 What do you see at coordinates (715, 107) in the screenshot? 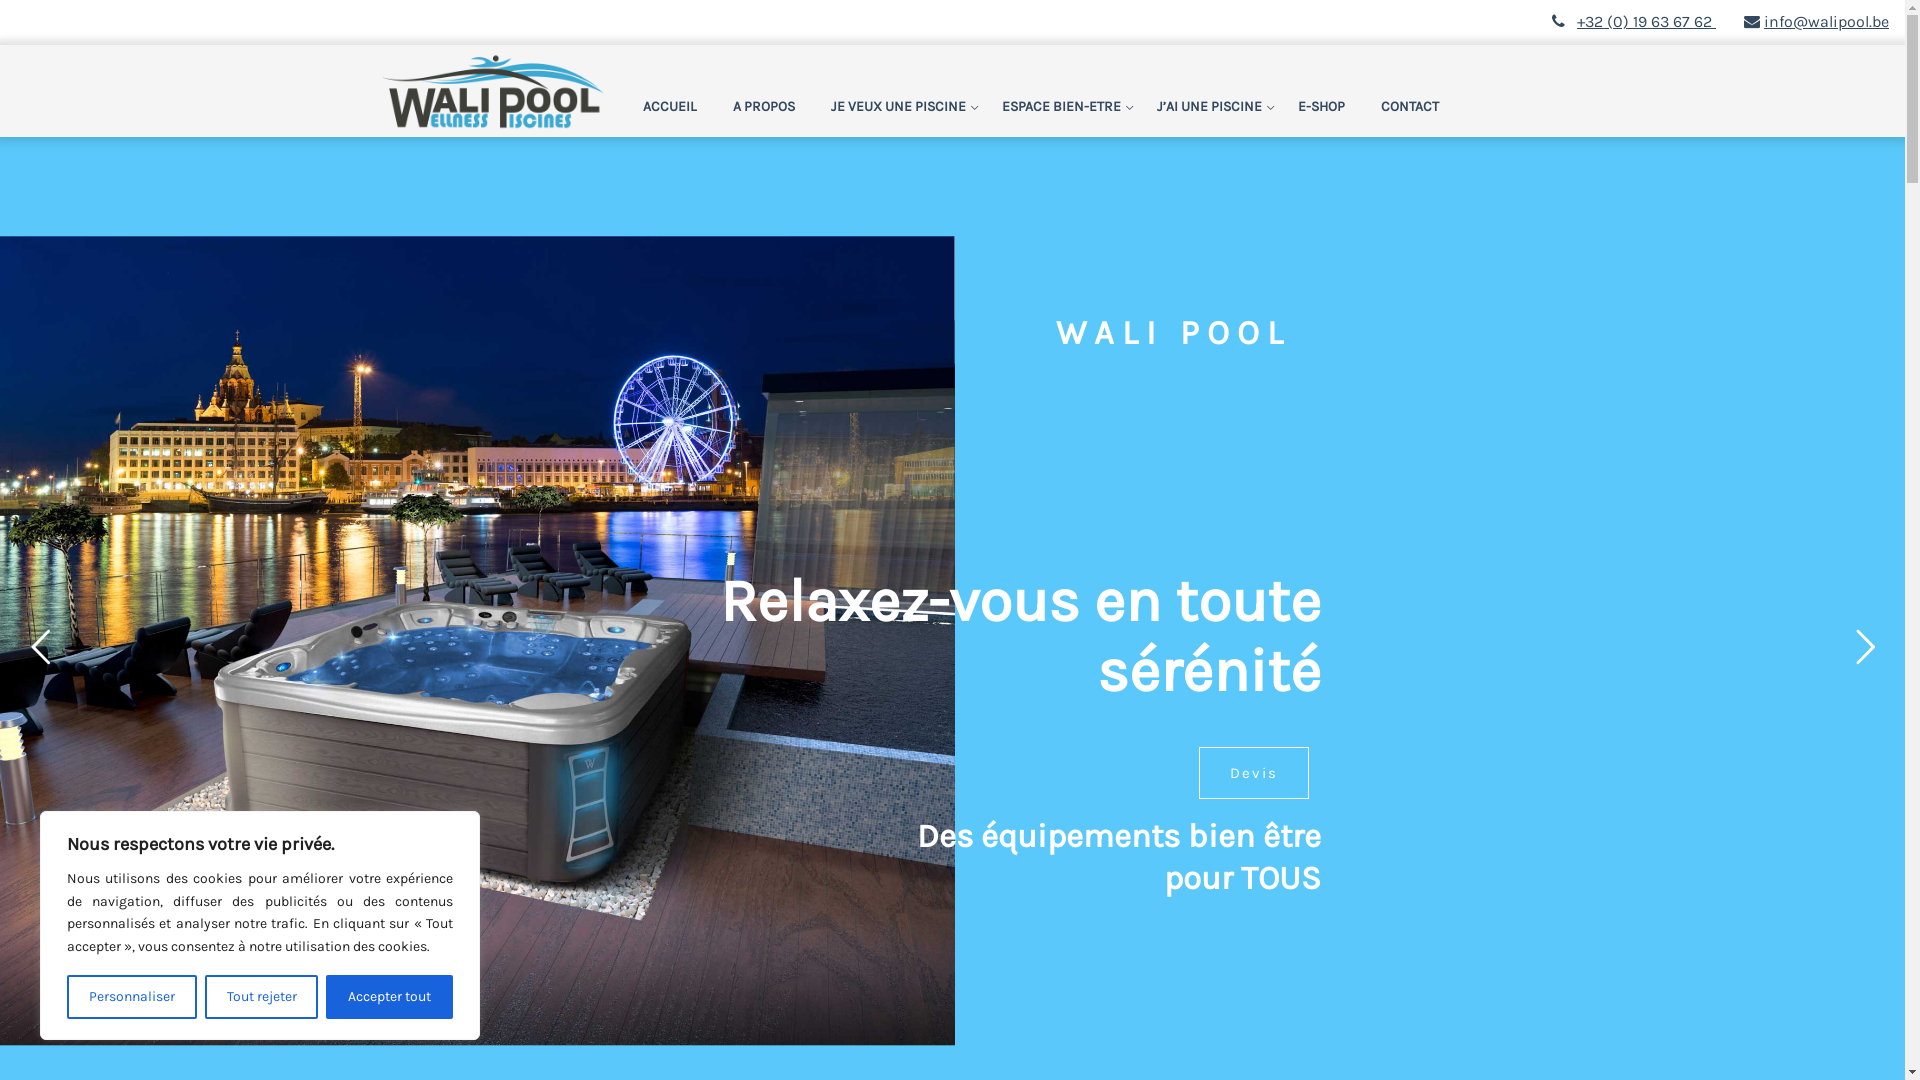
I see `'A PROPOS'` at bounding box center [715, 107].